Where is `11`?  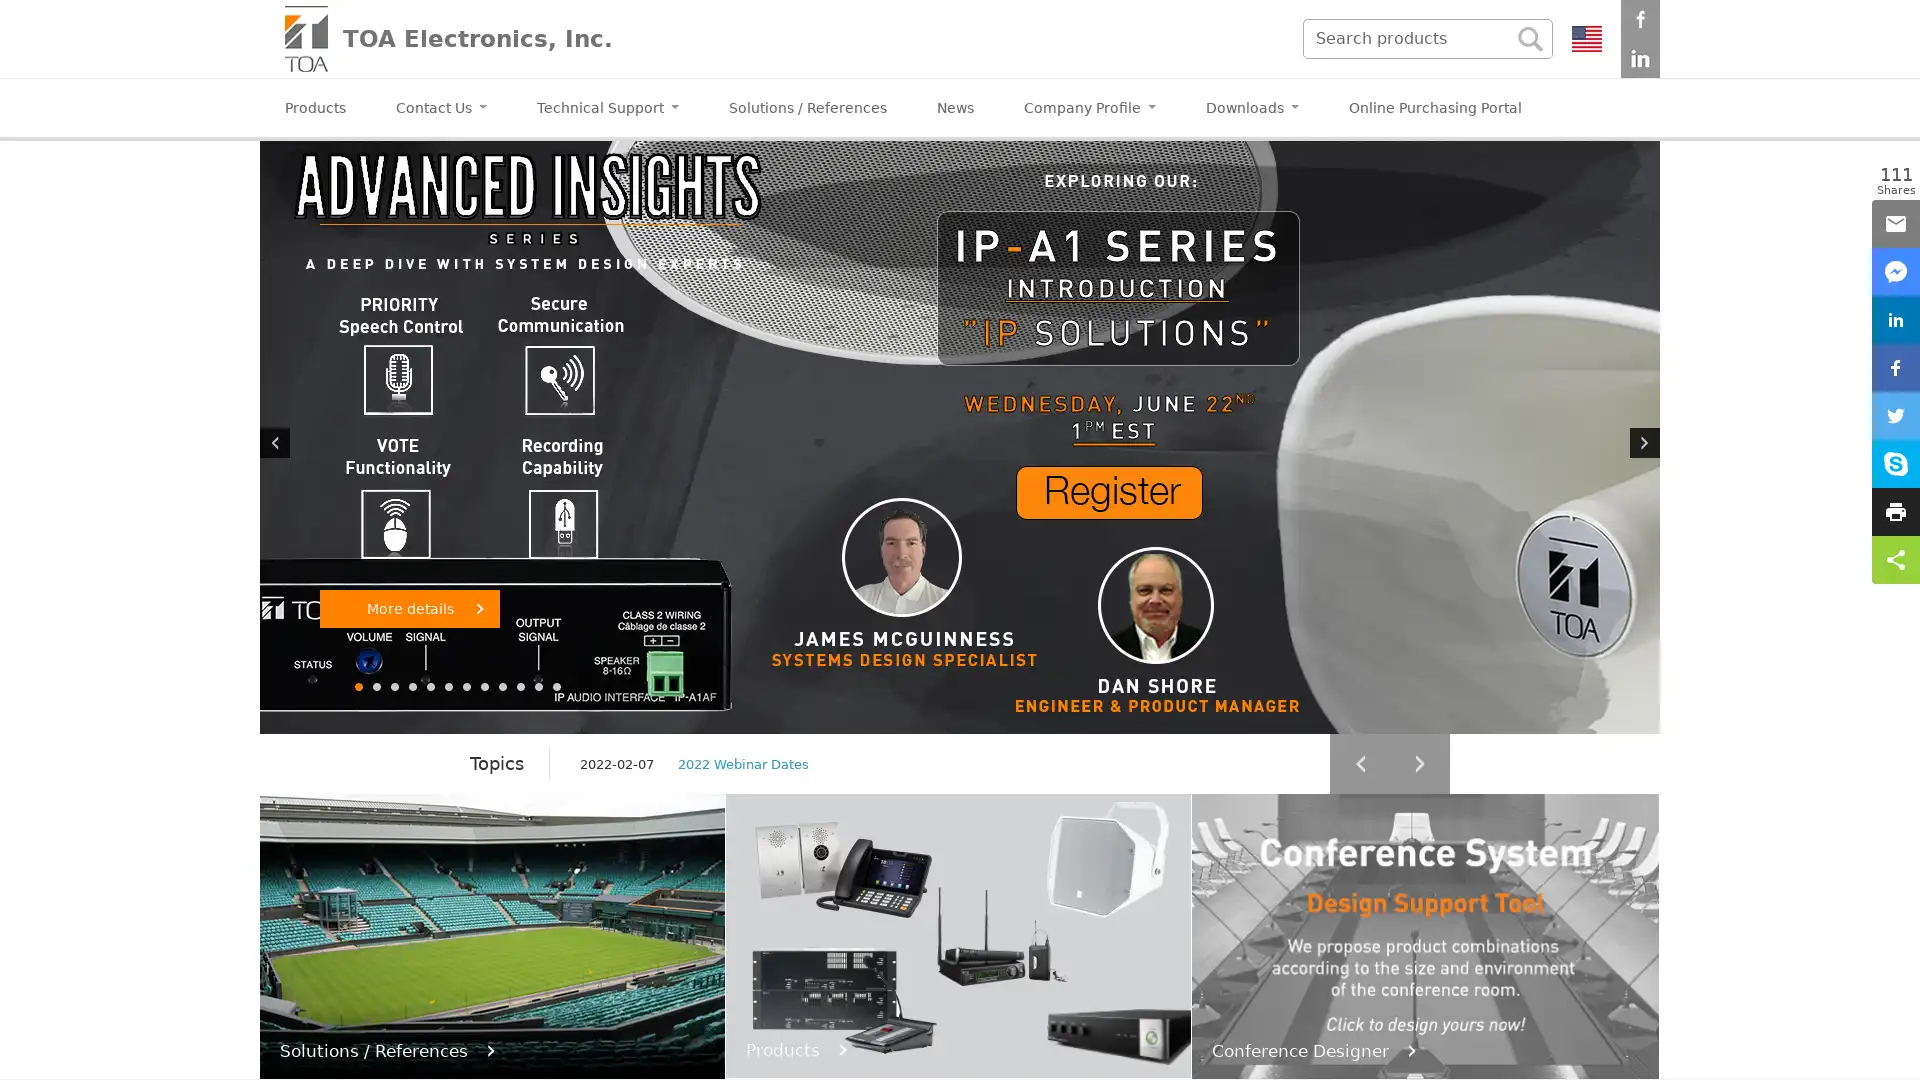
11 is located at coordinates (539, 685).